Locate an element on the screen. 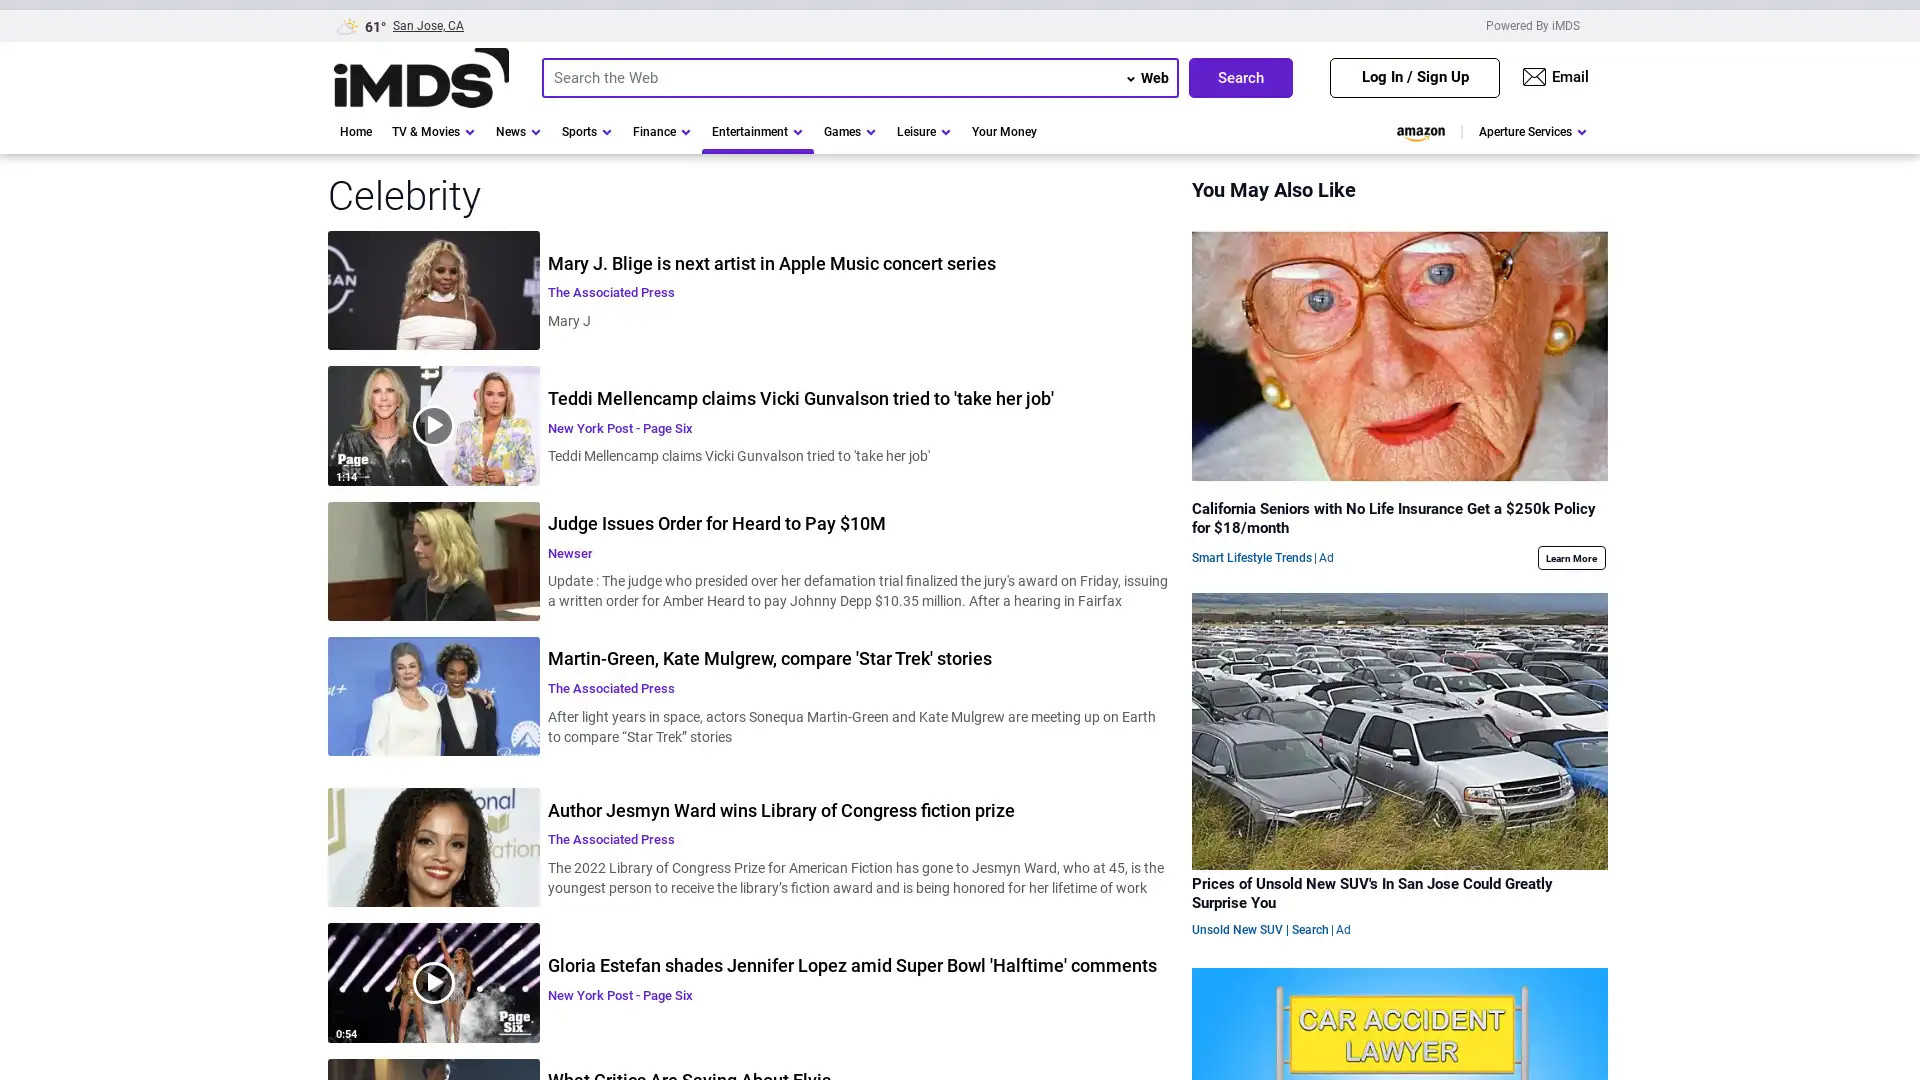 This screenshot has height=1080, width=1920. Learn More is located at coordinates (1569, 558).